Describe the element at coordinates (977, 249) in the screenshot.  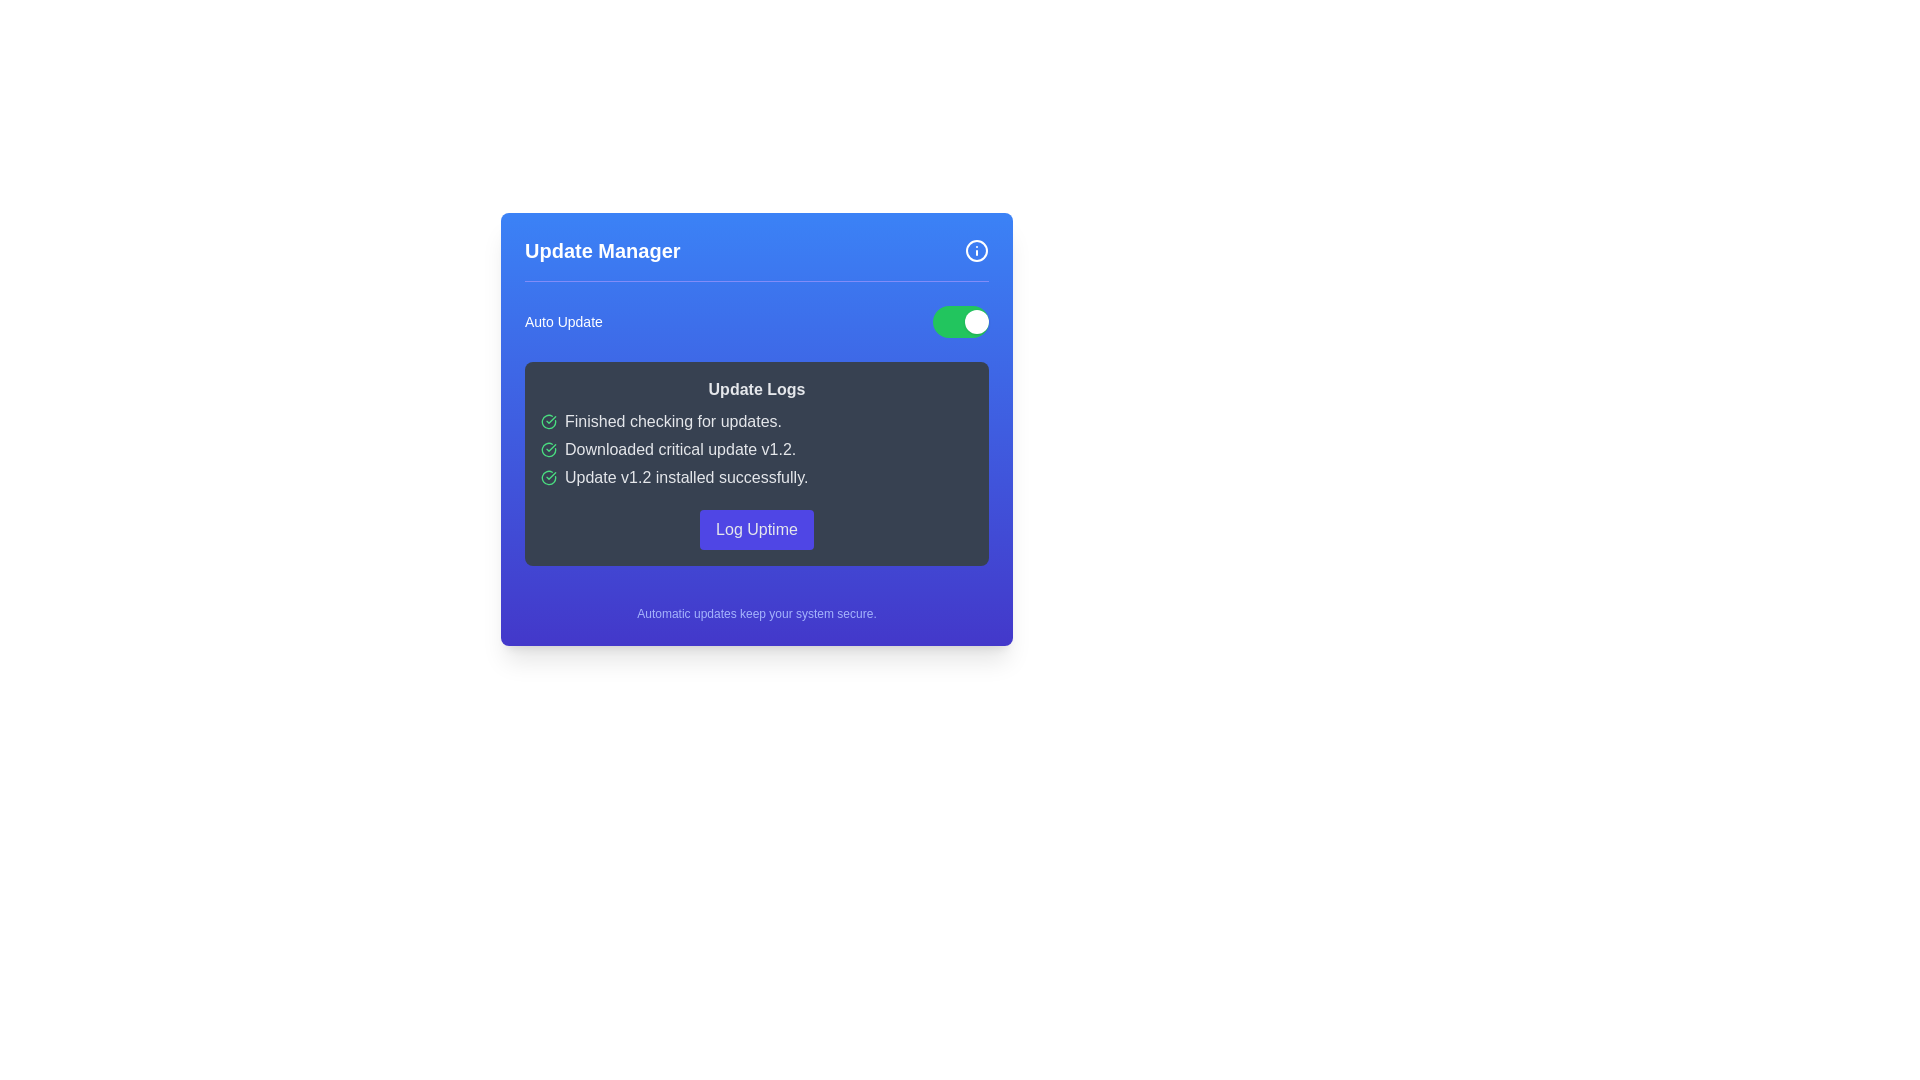
I see `the SVG Circle element located in the upper-right corner of the Update Manager card, which is surrounded by other graphical elements and represents information or alerts` at that location.